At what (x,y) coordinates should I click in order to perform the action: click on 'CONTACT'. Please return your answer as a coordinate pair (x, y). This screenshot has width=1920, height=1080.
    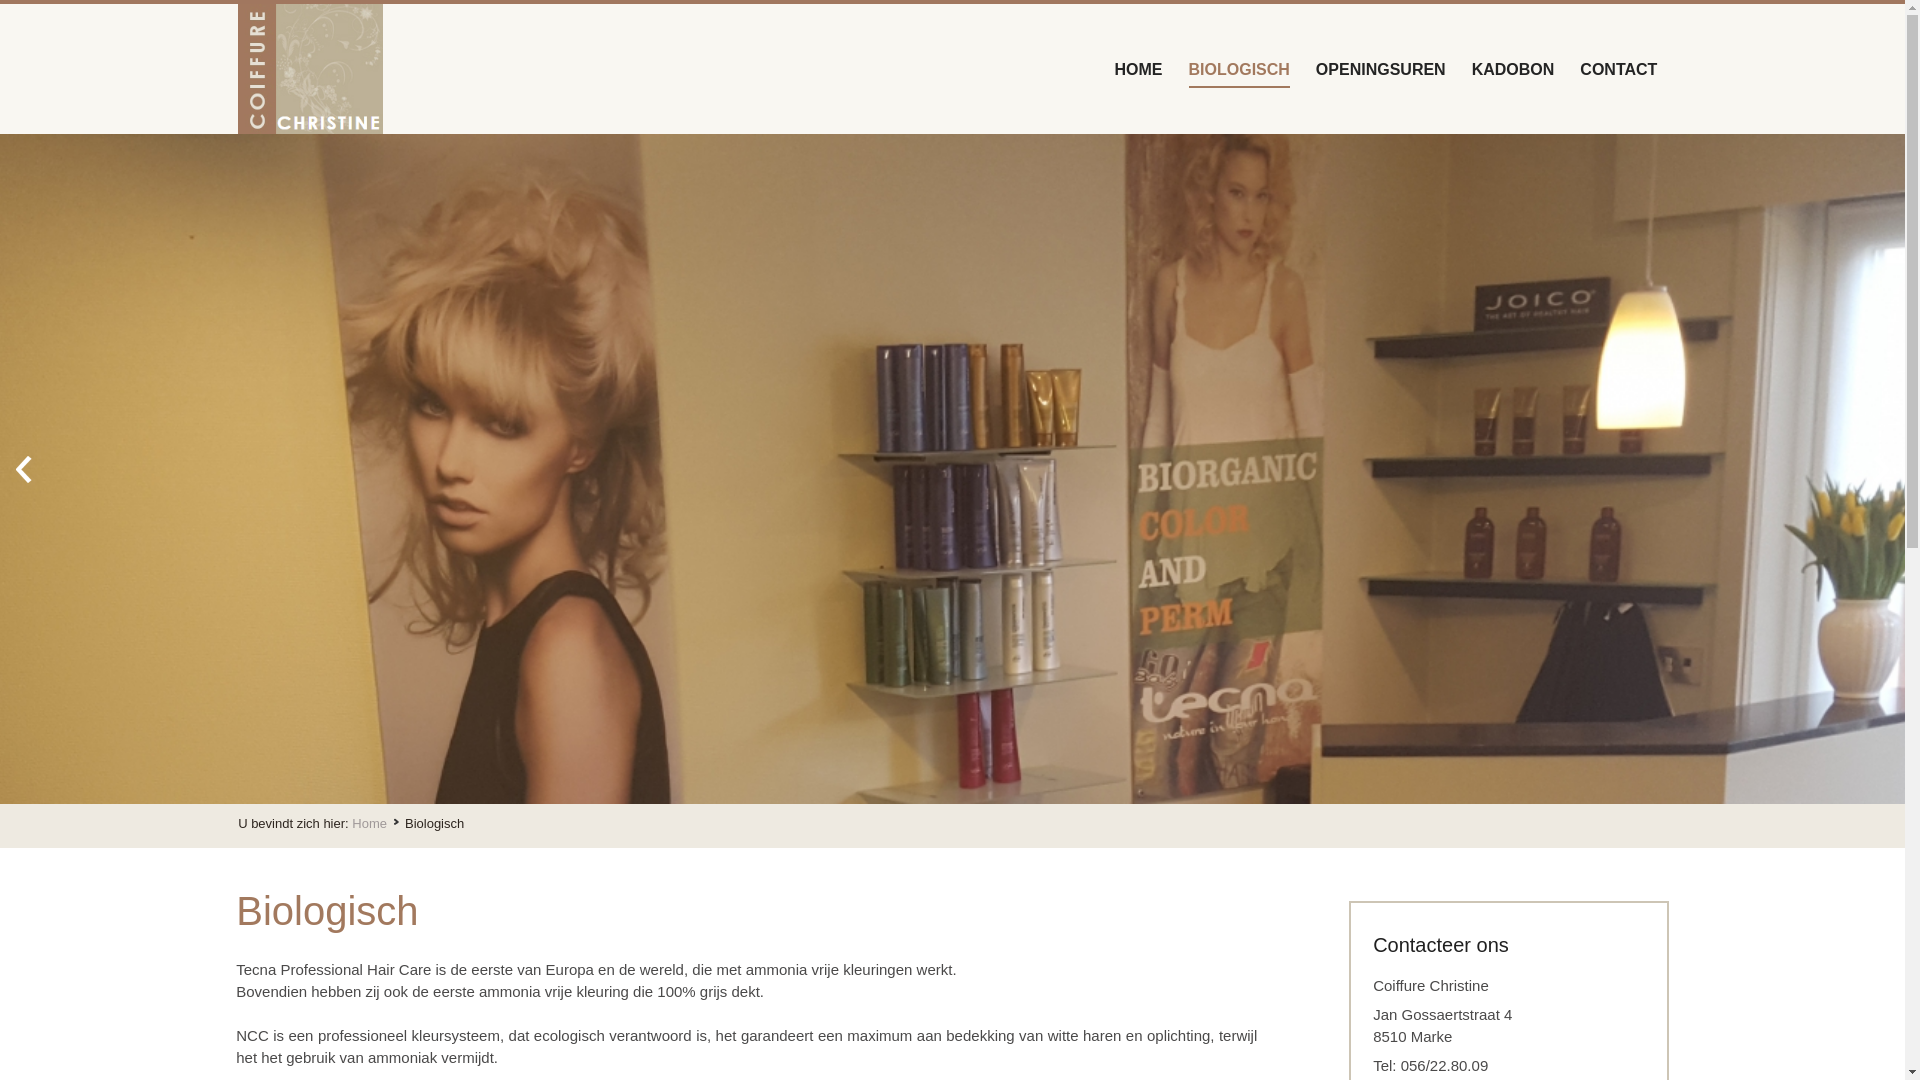
    Looking at the image, I should click on (1578, 67).